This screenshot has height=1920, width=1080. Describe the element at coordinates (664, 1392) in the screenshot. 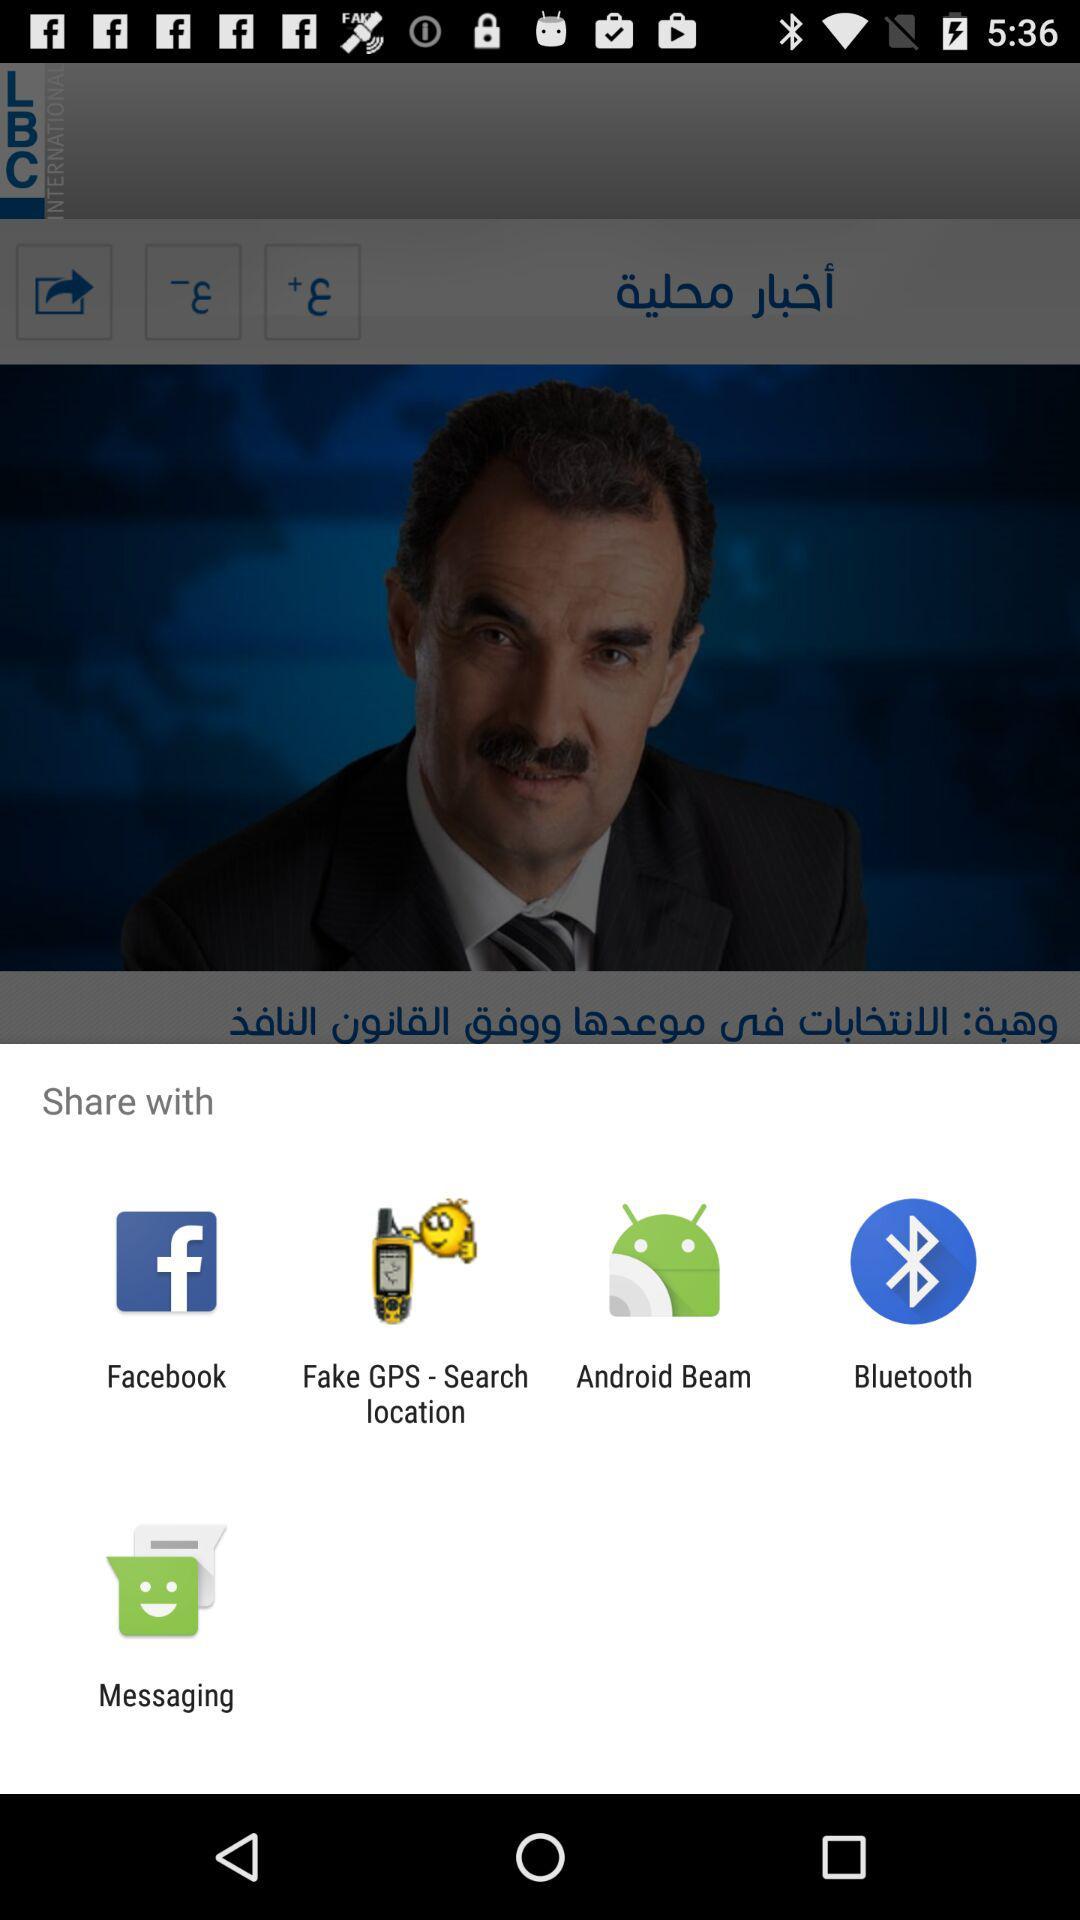

I see `the icon next to the bluetooth app` at that location.